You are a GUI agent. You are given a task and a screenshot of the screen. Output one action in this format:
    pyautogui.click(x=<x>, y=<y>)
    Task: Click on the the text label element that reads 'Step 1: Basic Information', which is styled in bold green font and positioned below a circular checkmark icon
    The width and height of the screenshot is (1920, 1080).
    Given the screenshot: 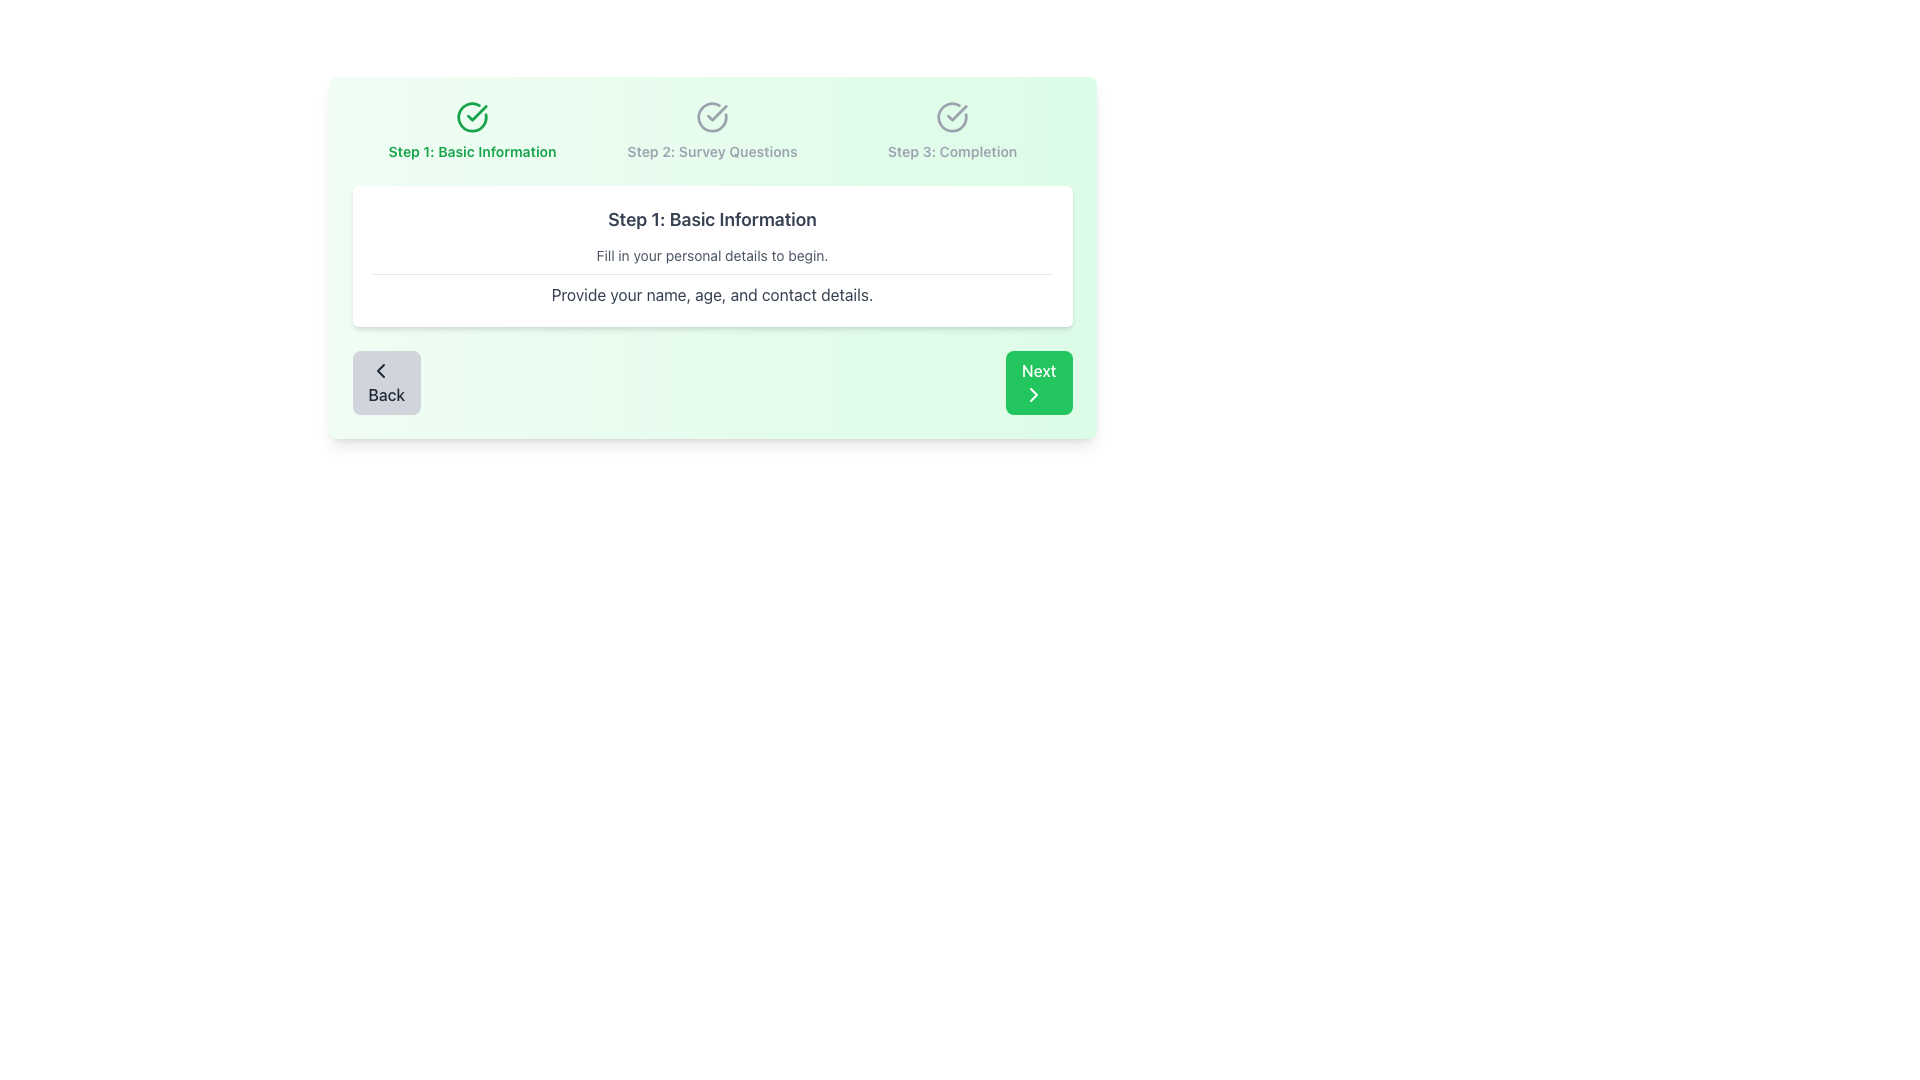 What is the action you would take?
    pyautogui.click(x=471, y=150)
    